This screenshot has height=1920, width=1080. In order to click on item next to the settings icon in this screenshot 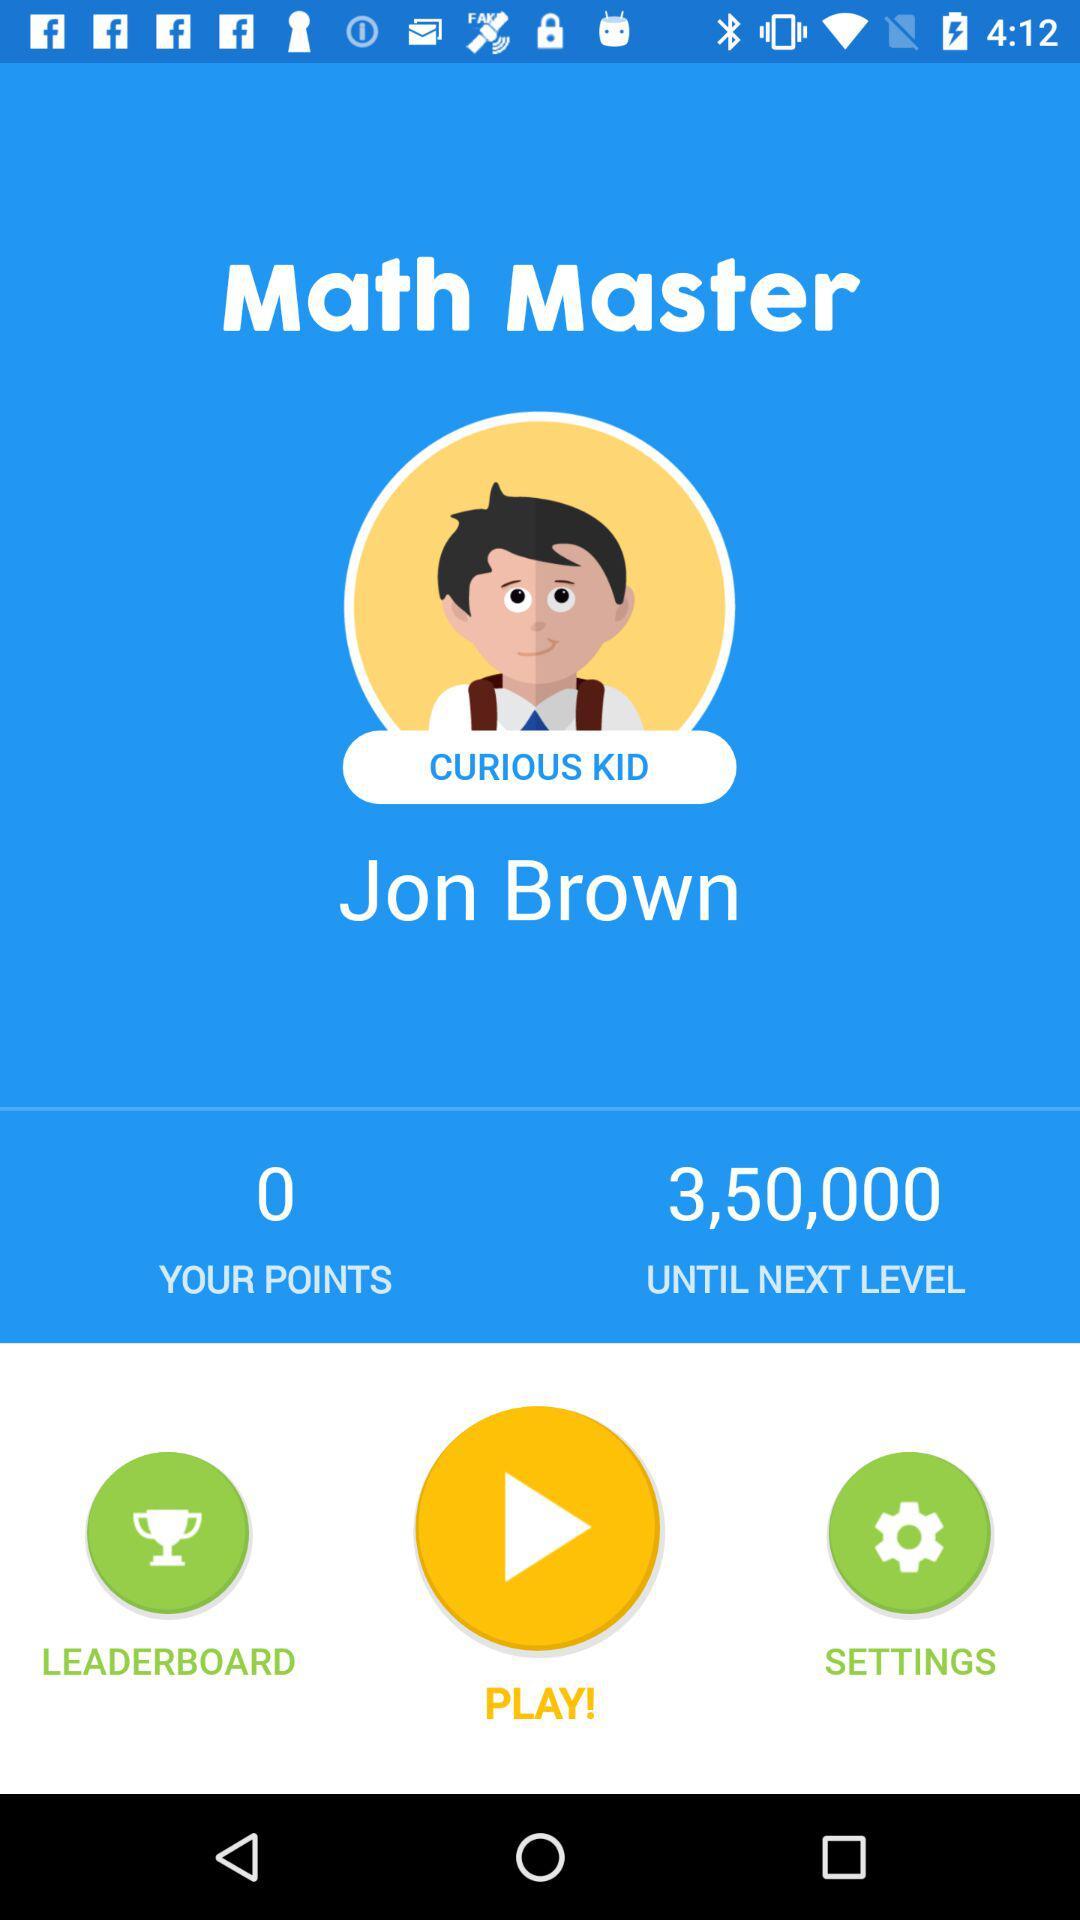, I will do `click(538, 1701)`.